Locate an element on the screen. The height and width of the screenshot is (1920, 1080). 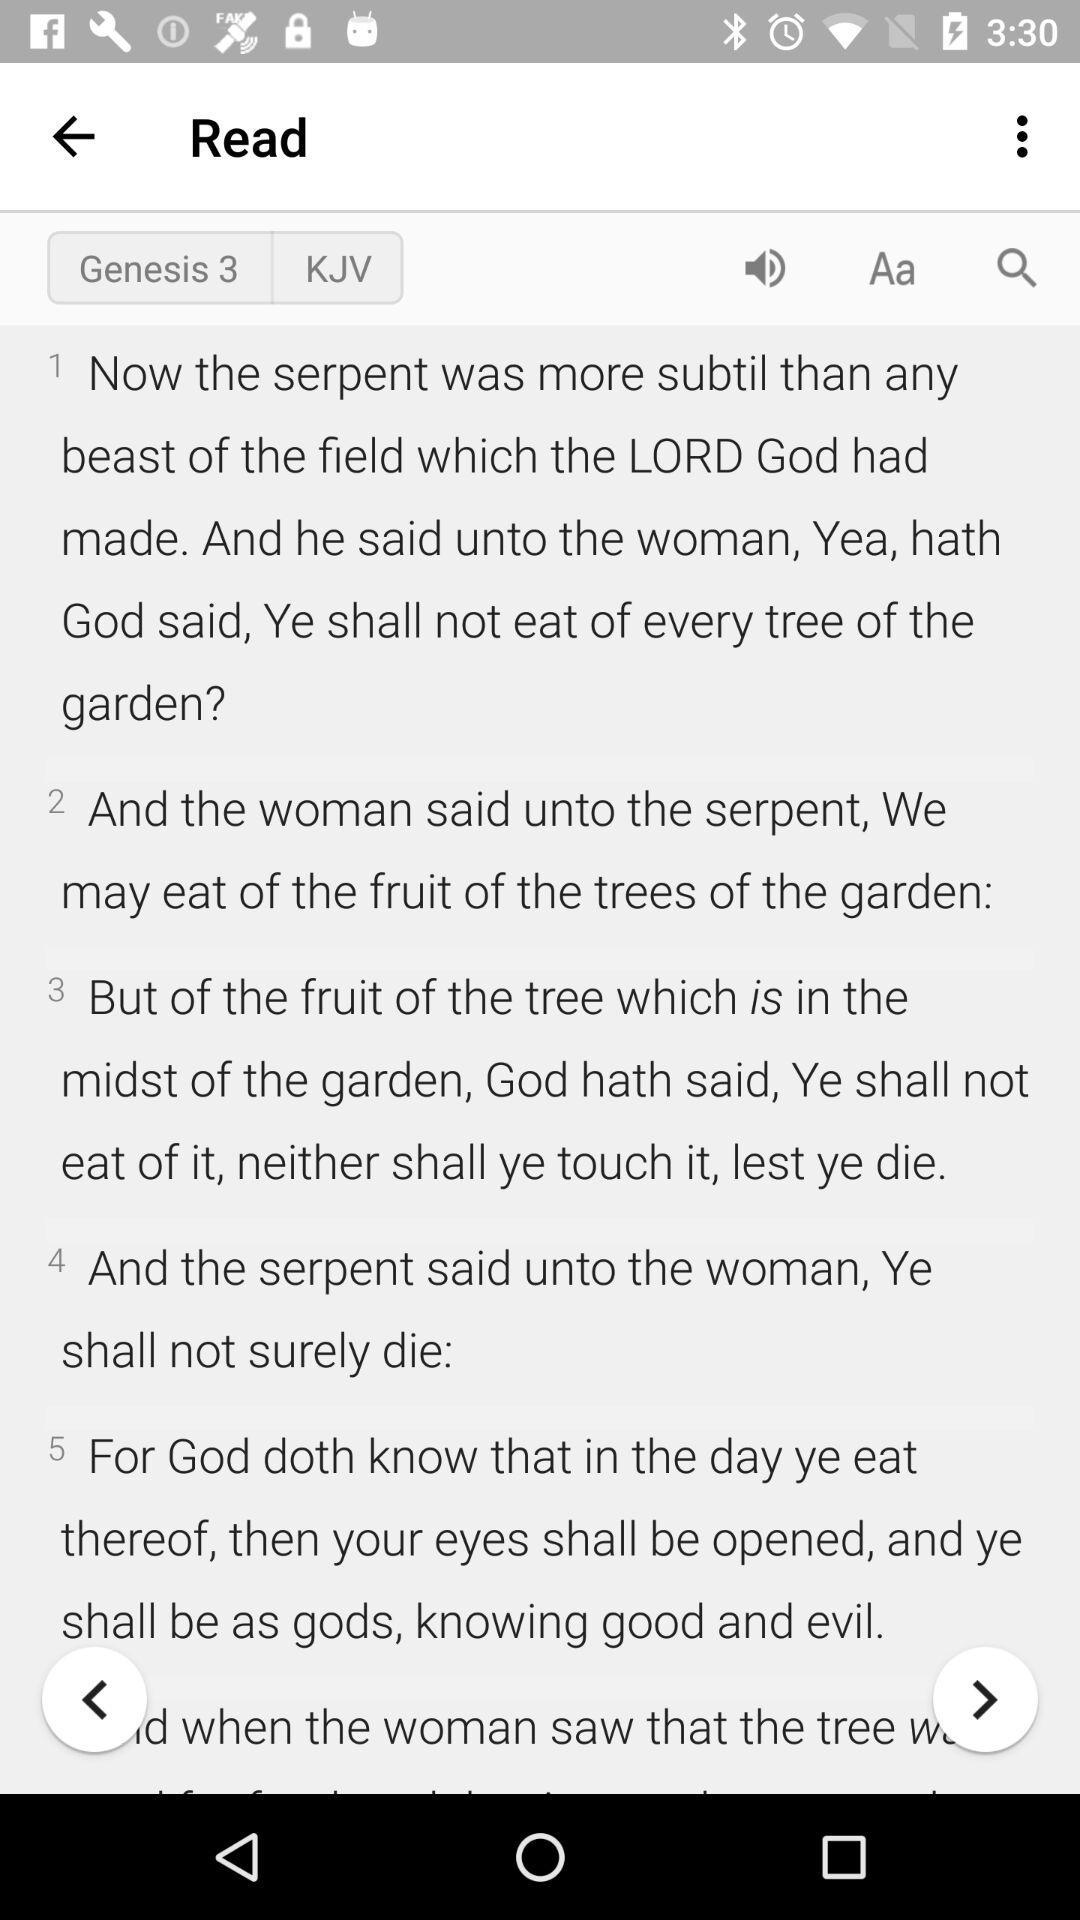
search function is located at coordinates (1017, 266).